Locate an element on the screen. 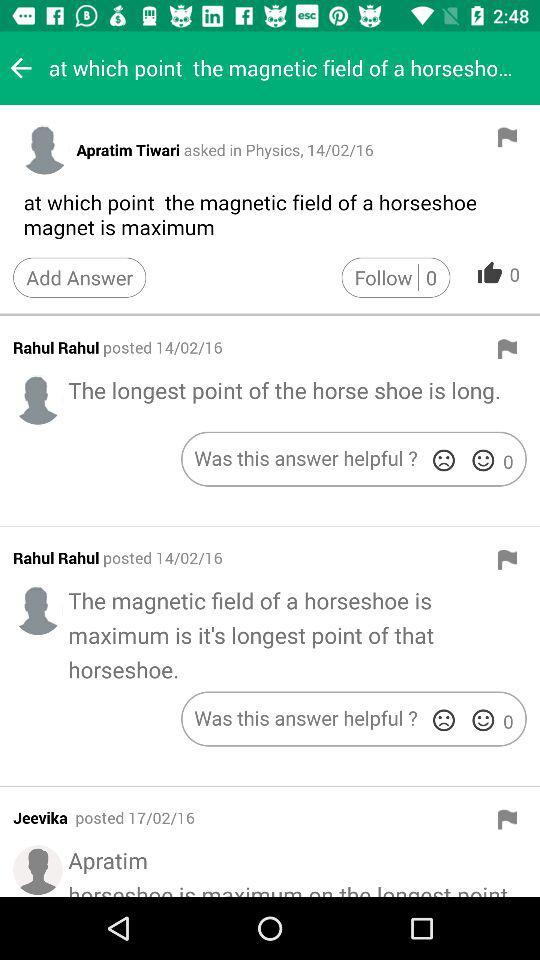 This screenshot has width=540, height=960. choose not helpful is located at coordinates (443, 720).